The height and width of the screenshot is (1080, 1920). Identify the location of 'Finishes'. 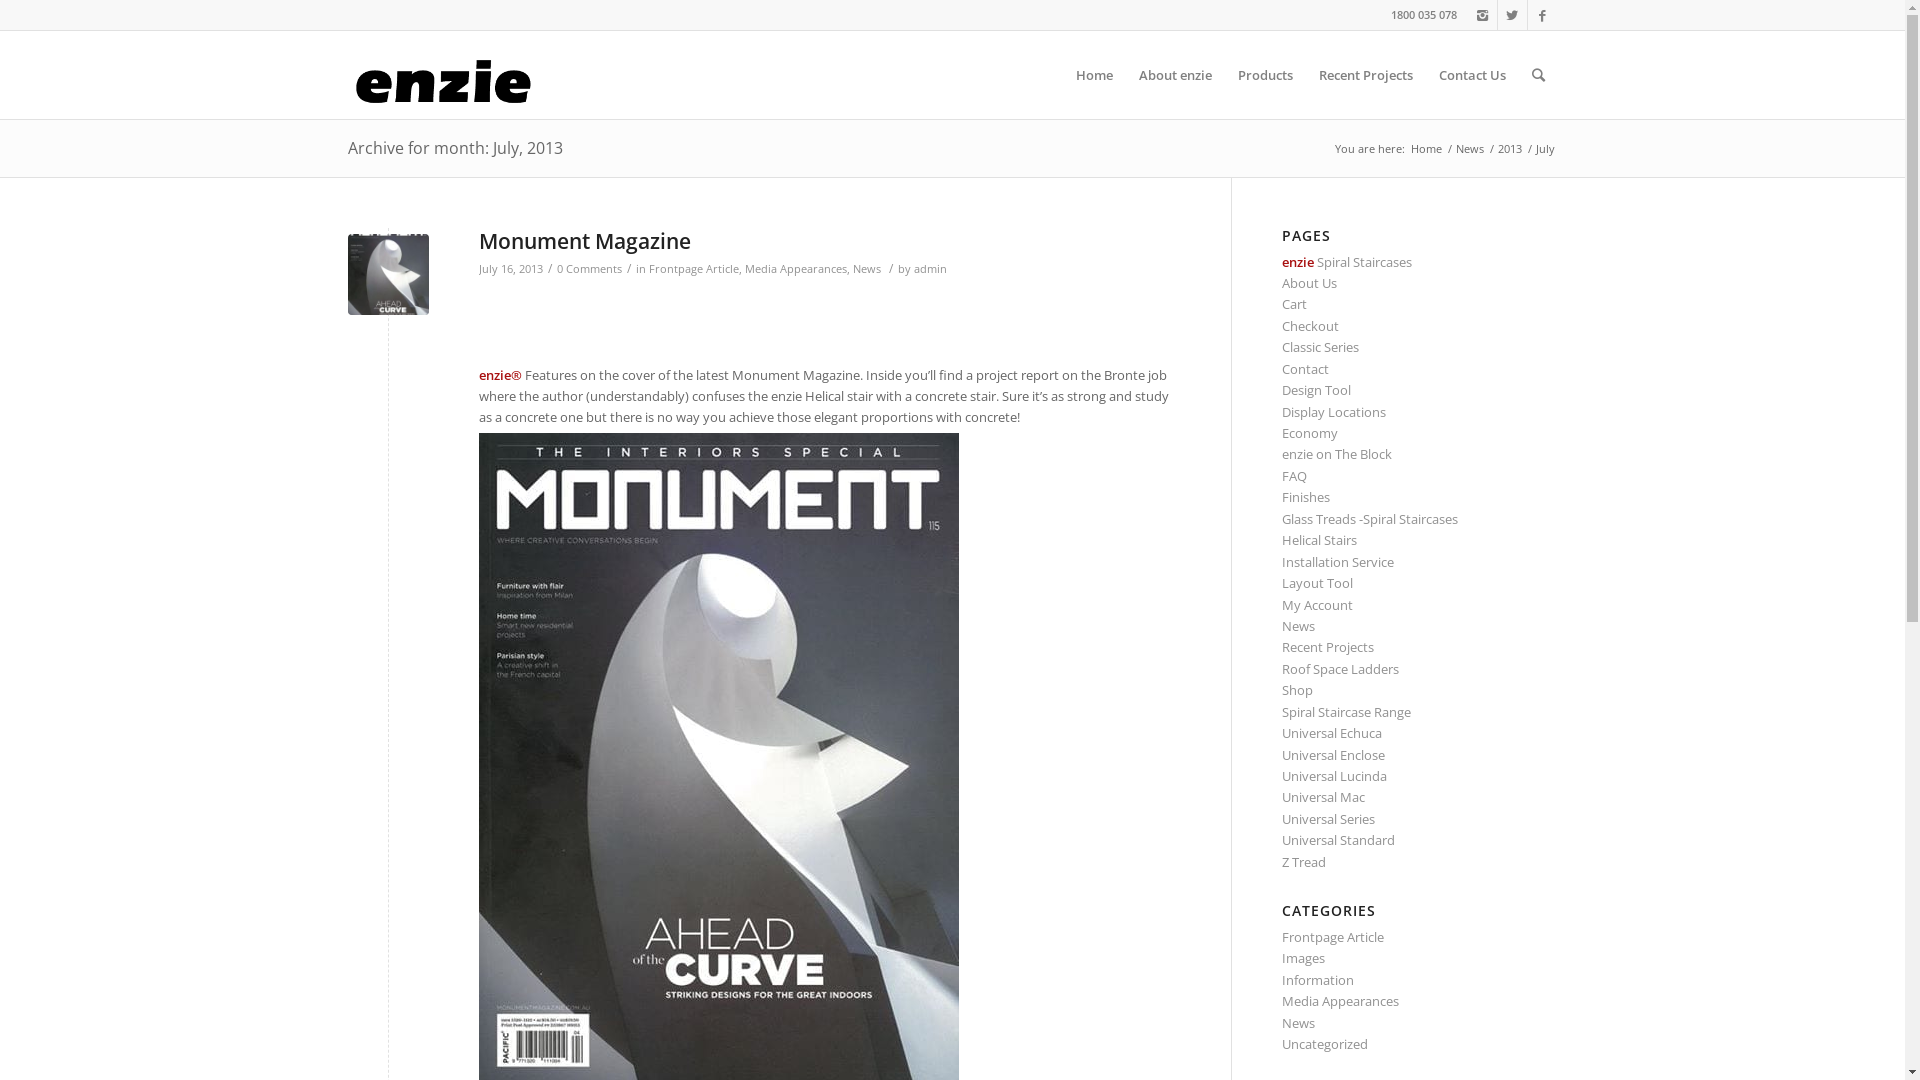
(1281, 496).